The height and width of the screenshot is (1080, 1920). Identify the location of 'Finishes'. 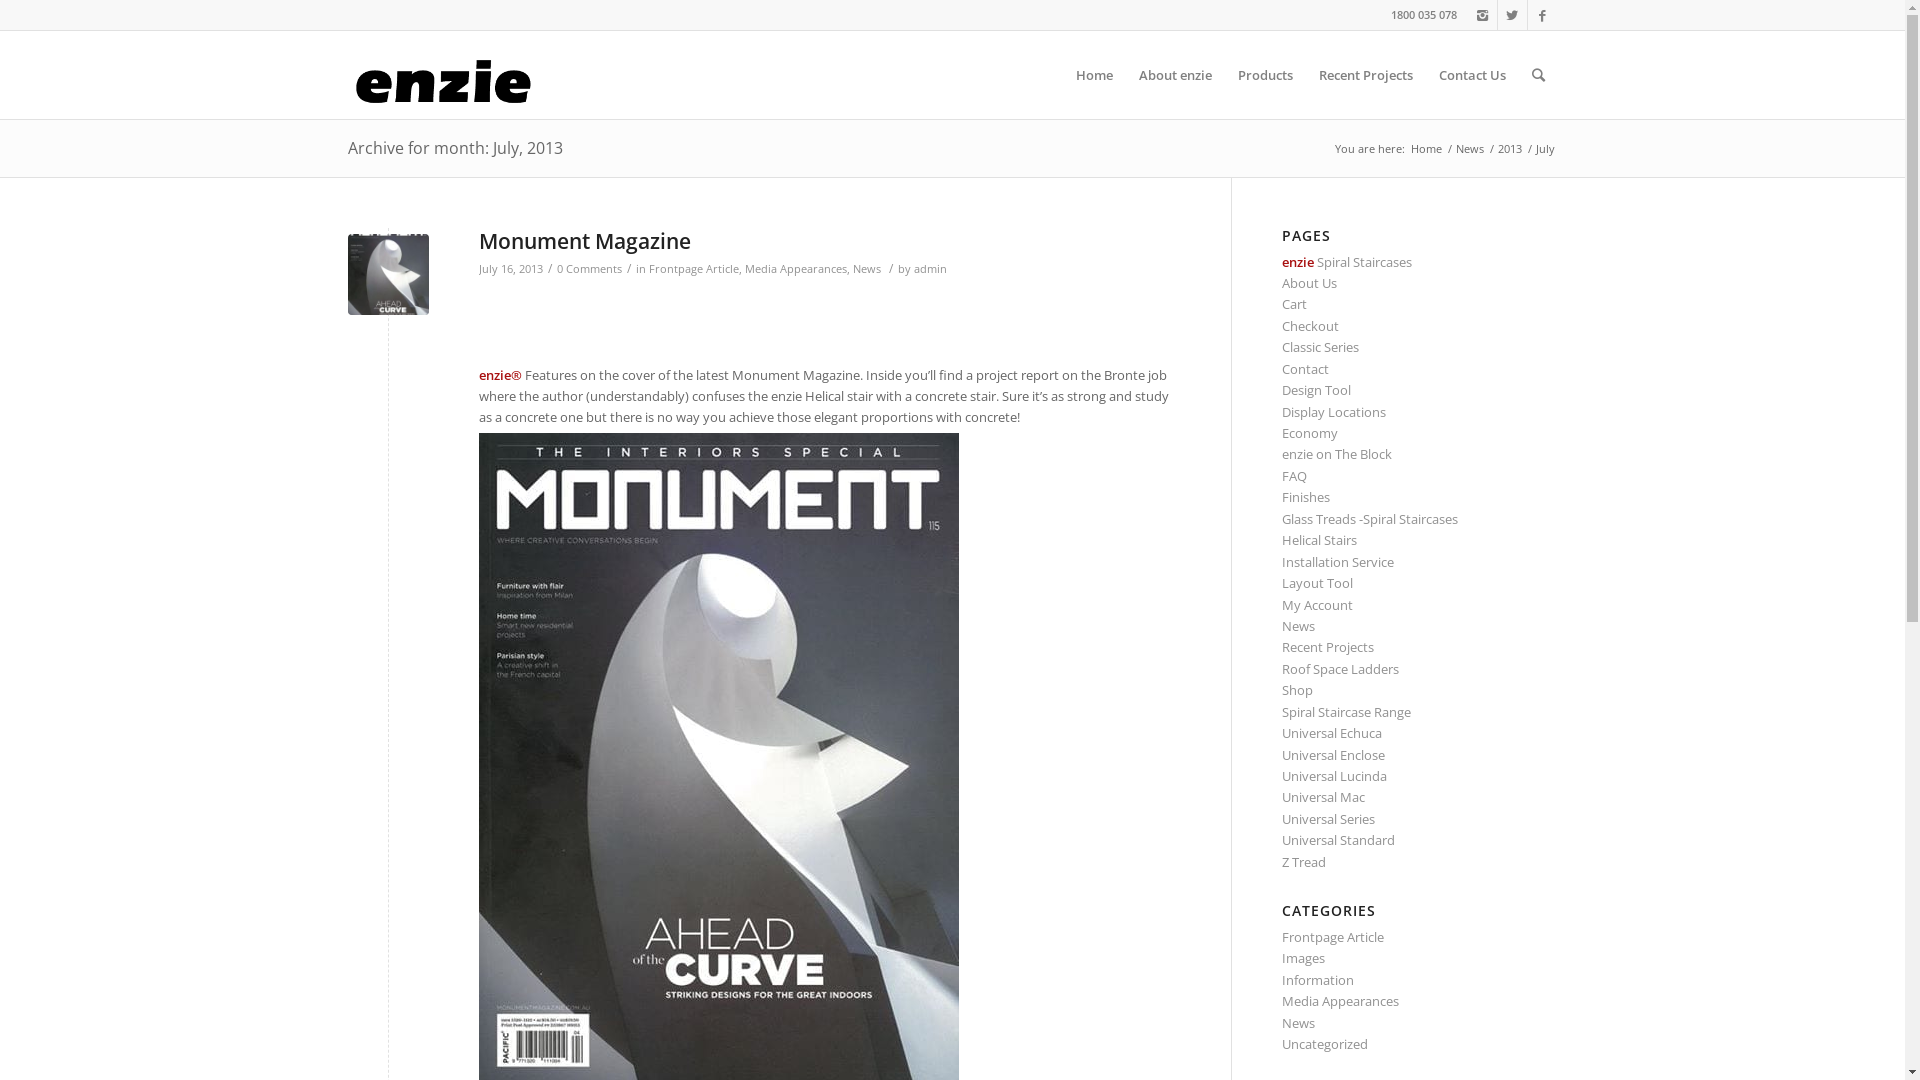
(1281, 496).